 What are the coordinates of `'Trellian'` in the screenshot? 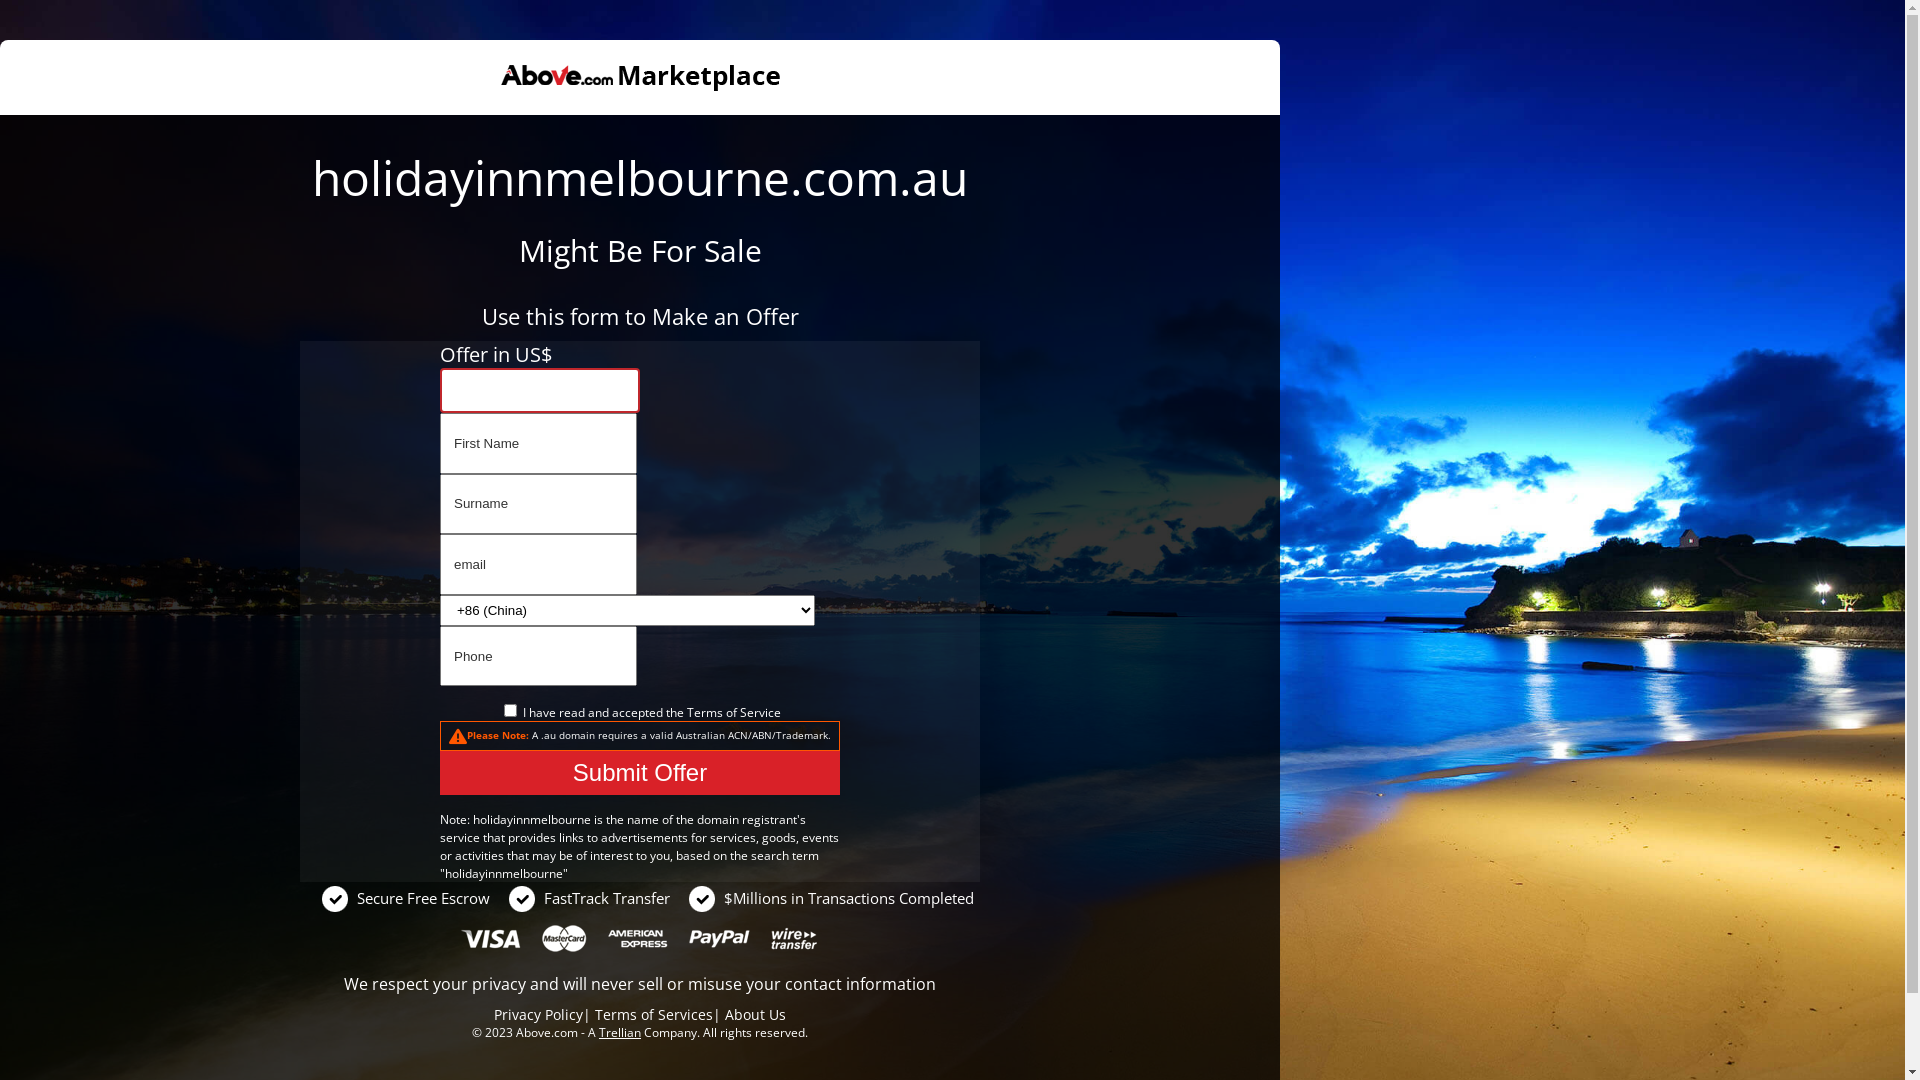 It's located at (618, 1032).